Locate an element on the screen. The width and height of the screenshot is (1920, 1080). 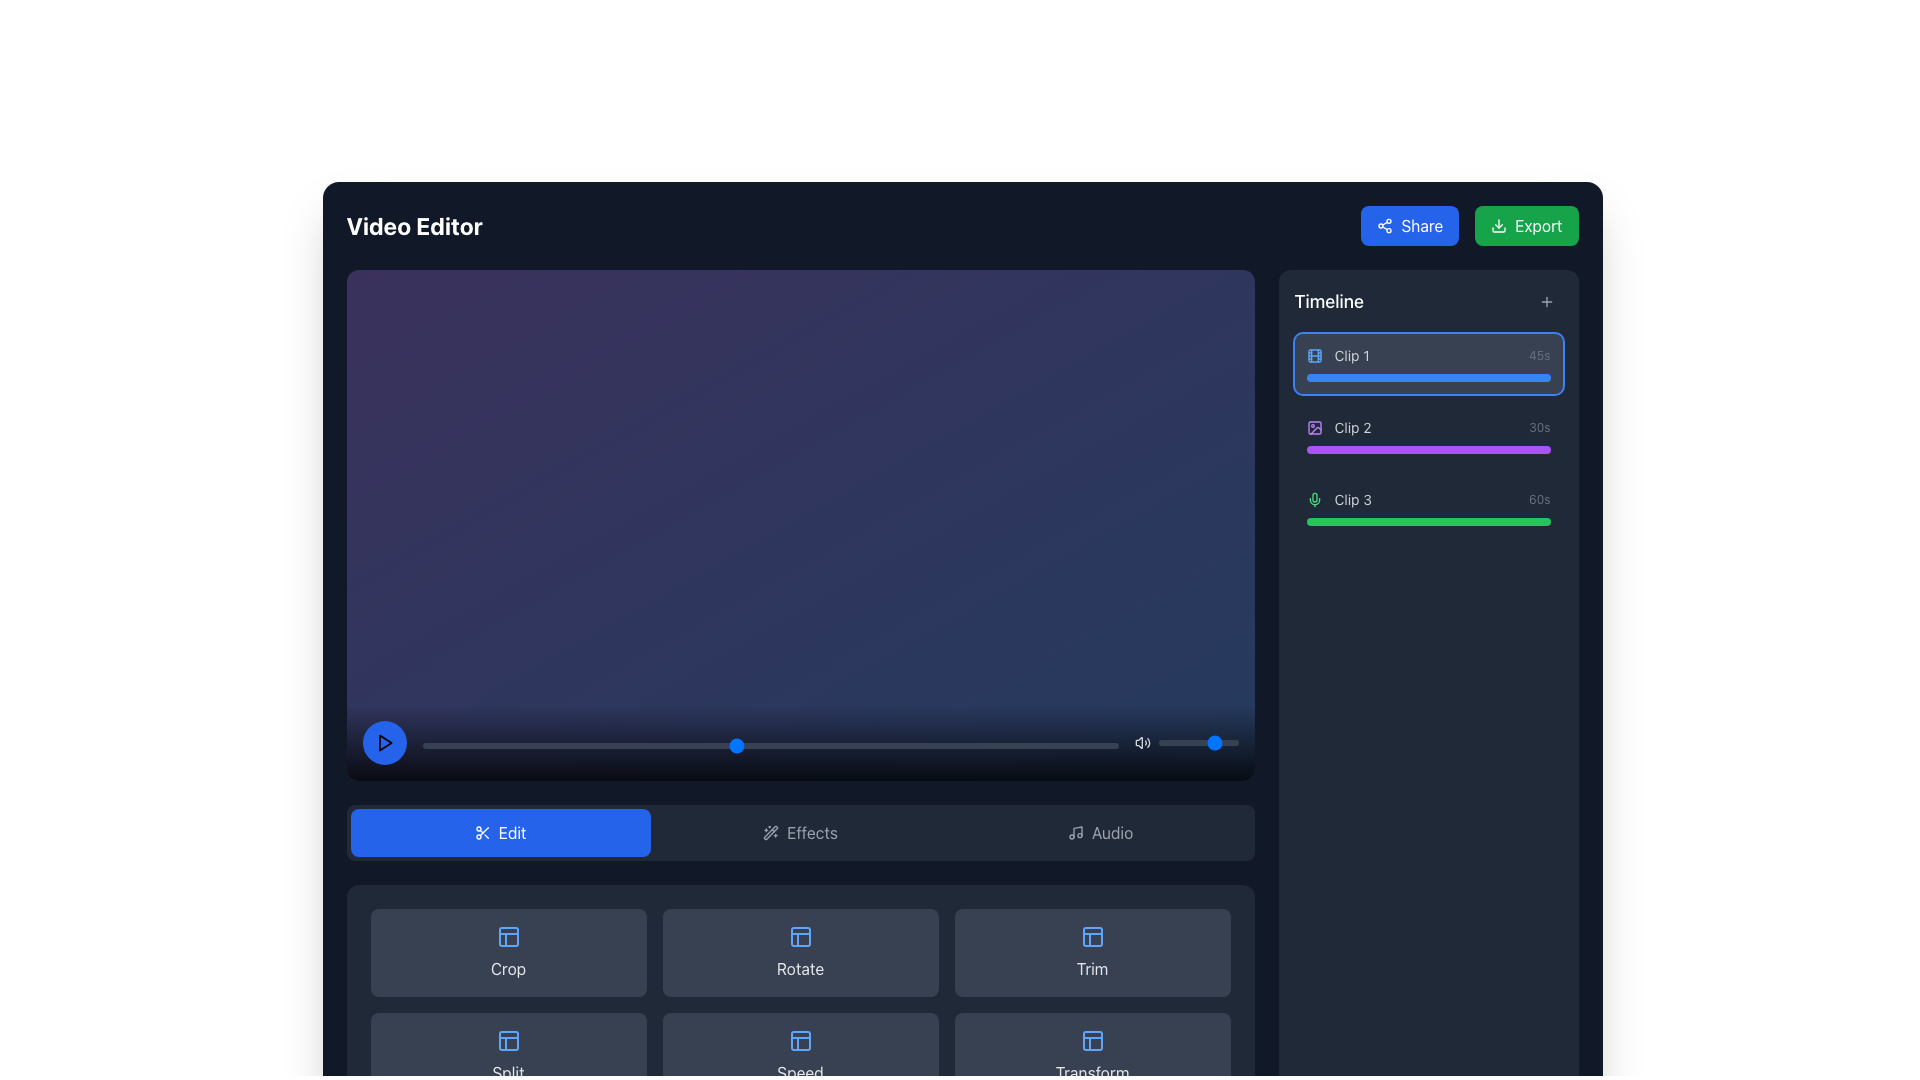
the small green download icon located to the left of the 'Export' text in the green button at the top-right corner of the interface is located at coordinates (1499, 225).